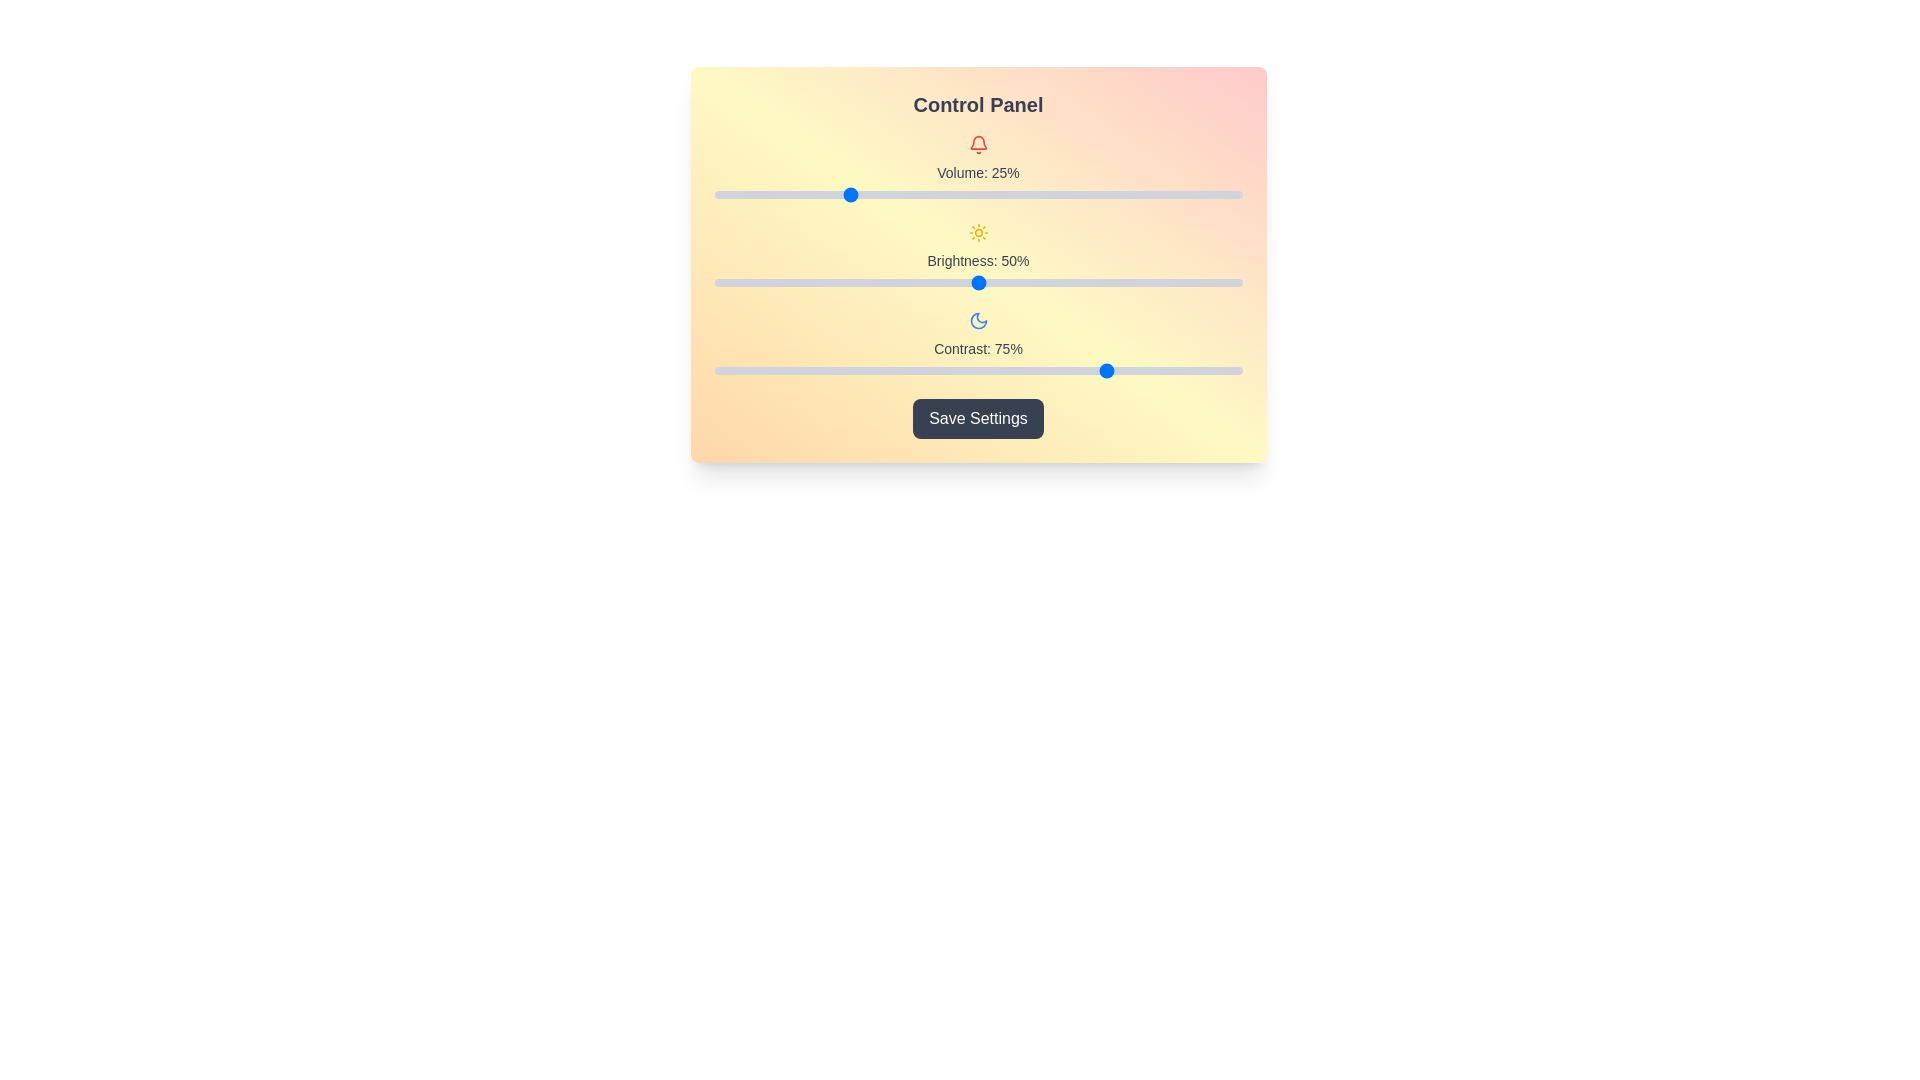  Describe the element at coordinates (825, 370) in the screenshot. I see `contrast` at that location.